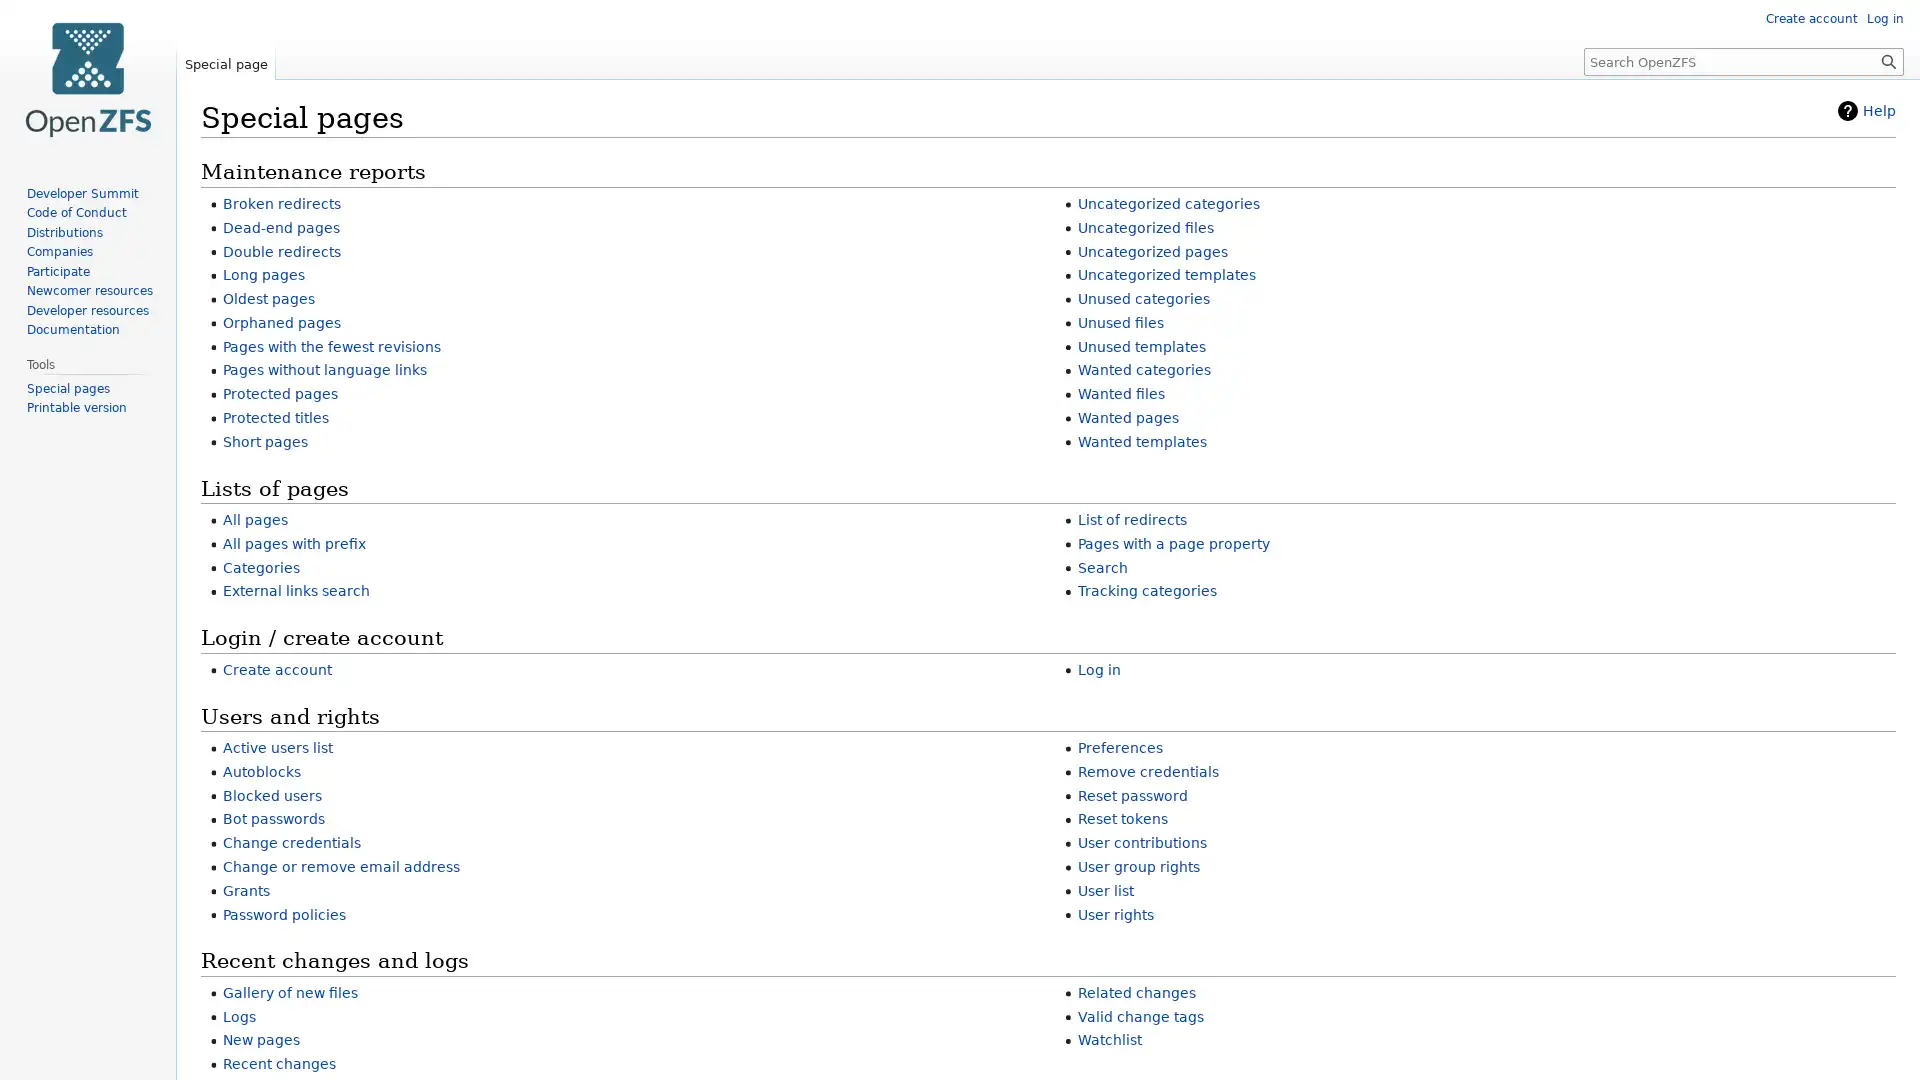 This screenshot has width=1920, height=1080. What do you see at coordinates (1888, 60) in the screenshot?
I see `Search` at bounding box center [1888, 60].